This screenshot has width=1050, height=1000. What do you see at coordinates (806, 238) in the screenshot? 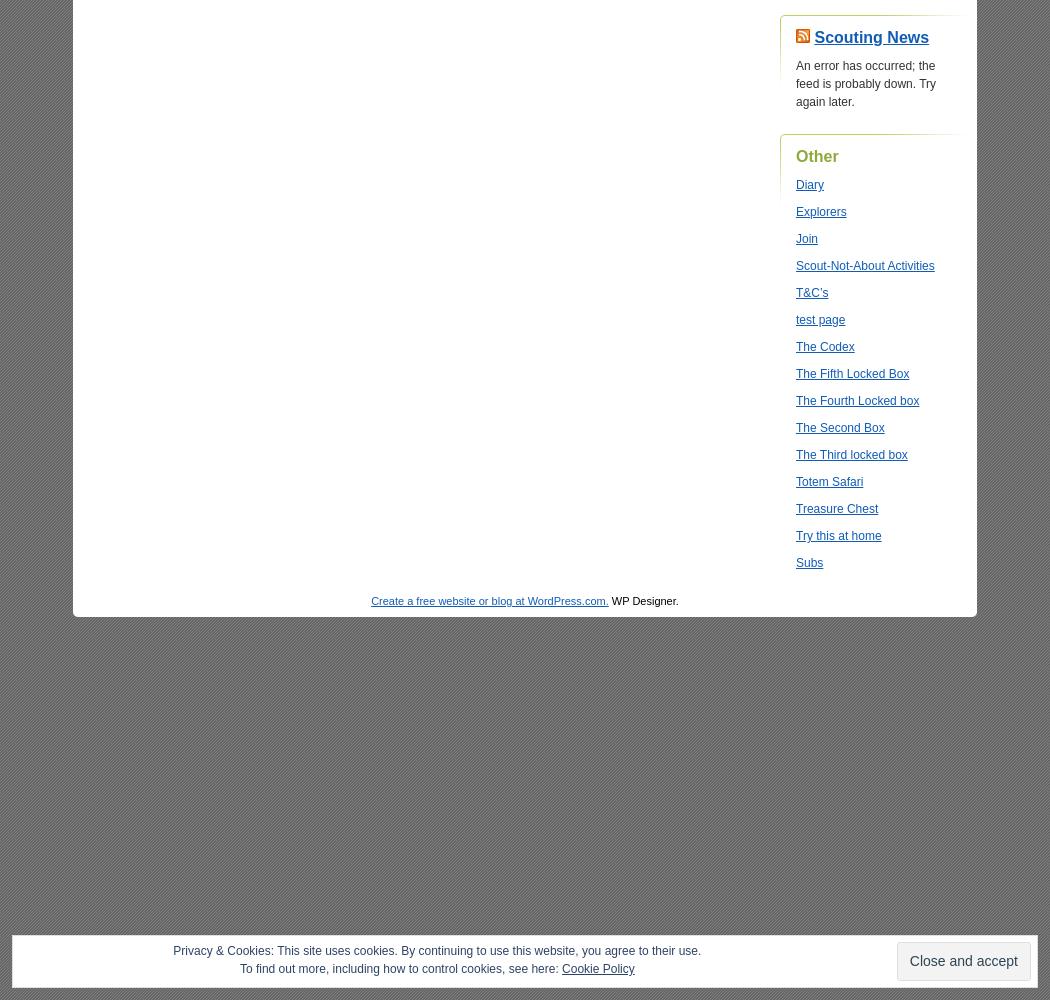
I see `'Join'` at bounding box center [806, 238].